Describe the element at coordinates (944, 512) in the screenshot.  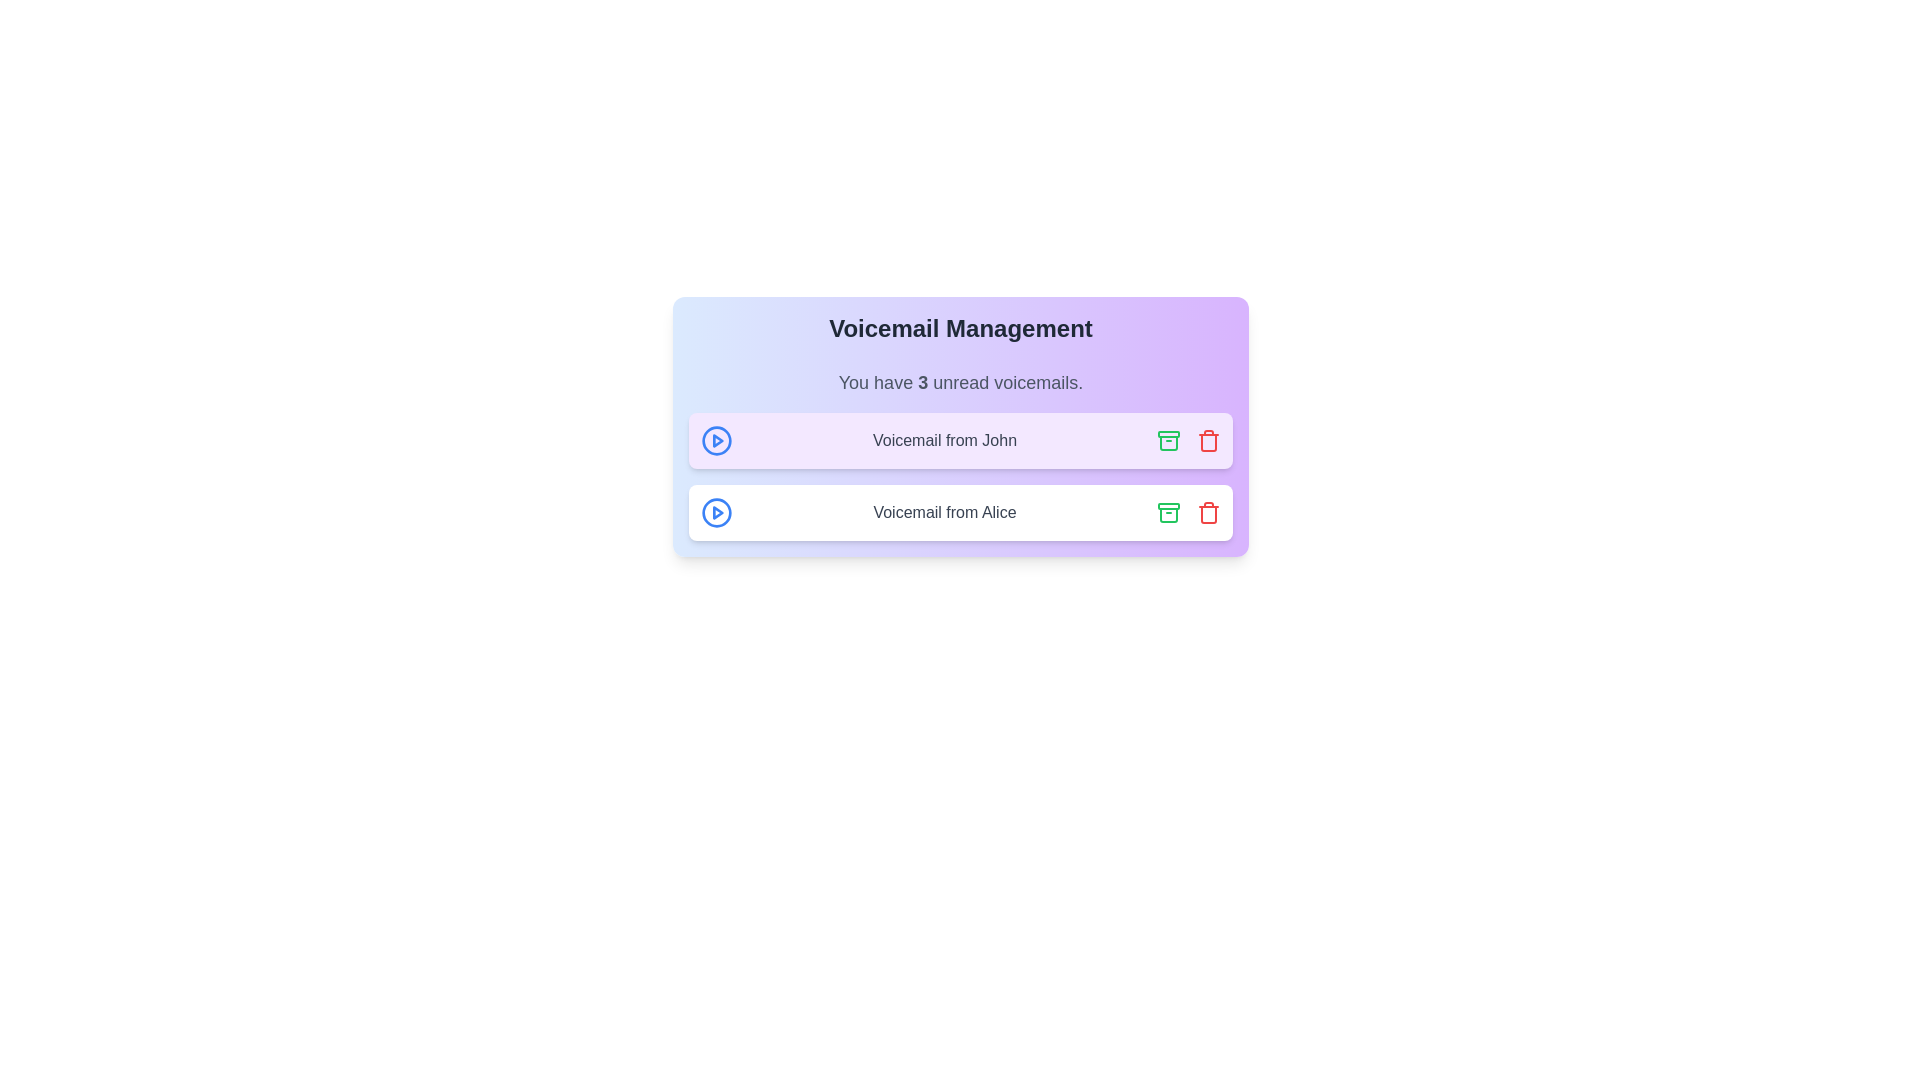
I see `the informative text label indicating the voicemail is from 'Alice', which is located directly below the entry for 'Voicemail from John'` at that location.